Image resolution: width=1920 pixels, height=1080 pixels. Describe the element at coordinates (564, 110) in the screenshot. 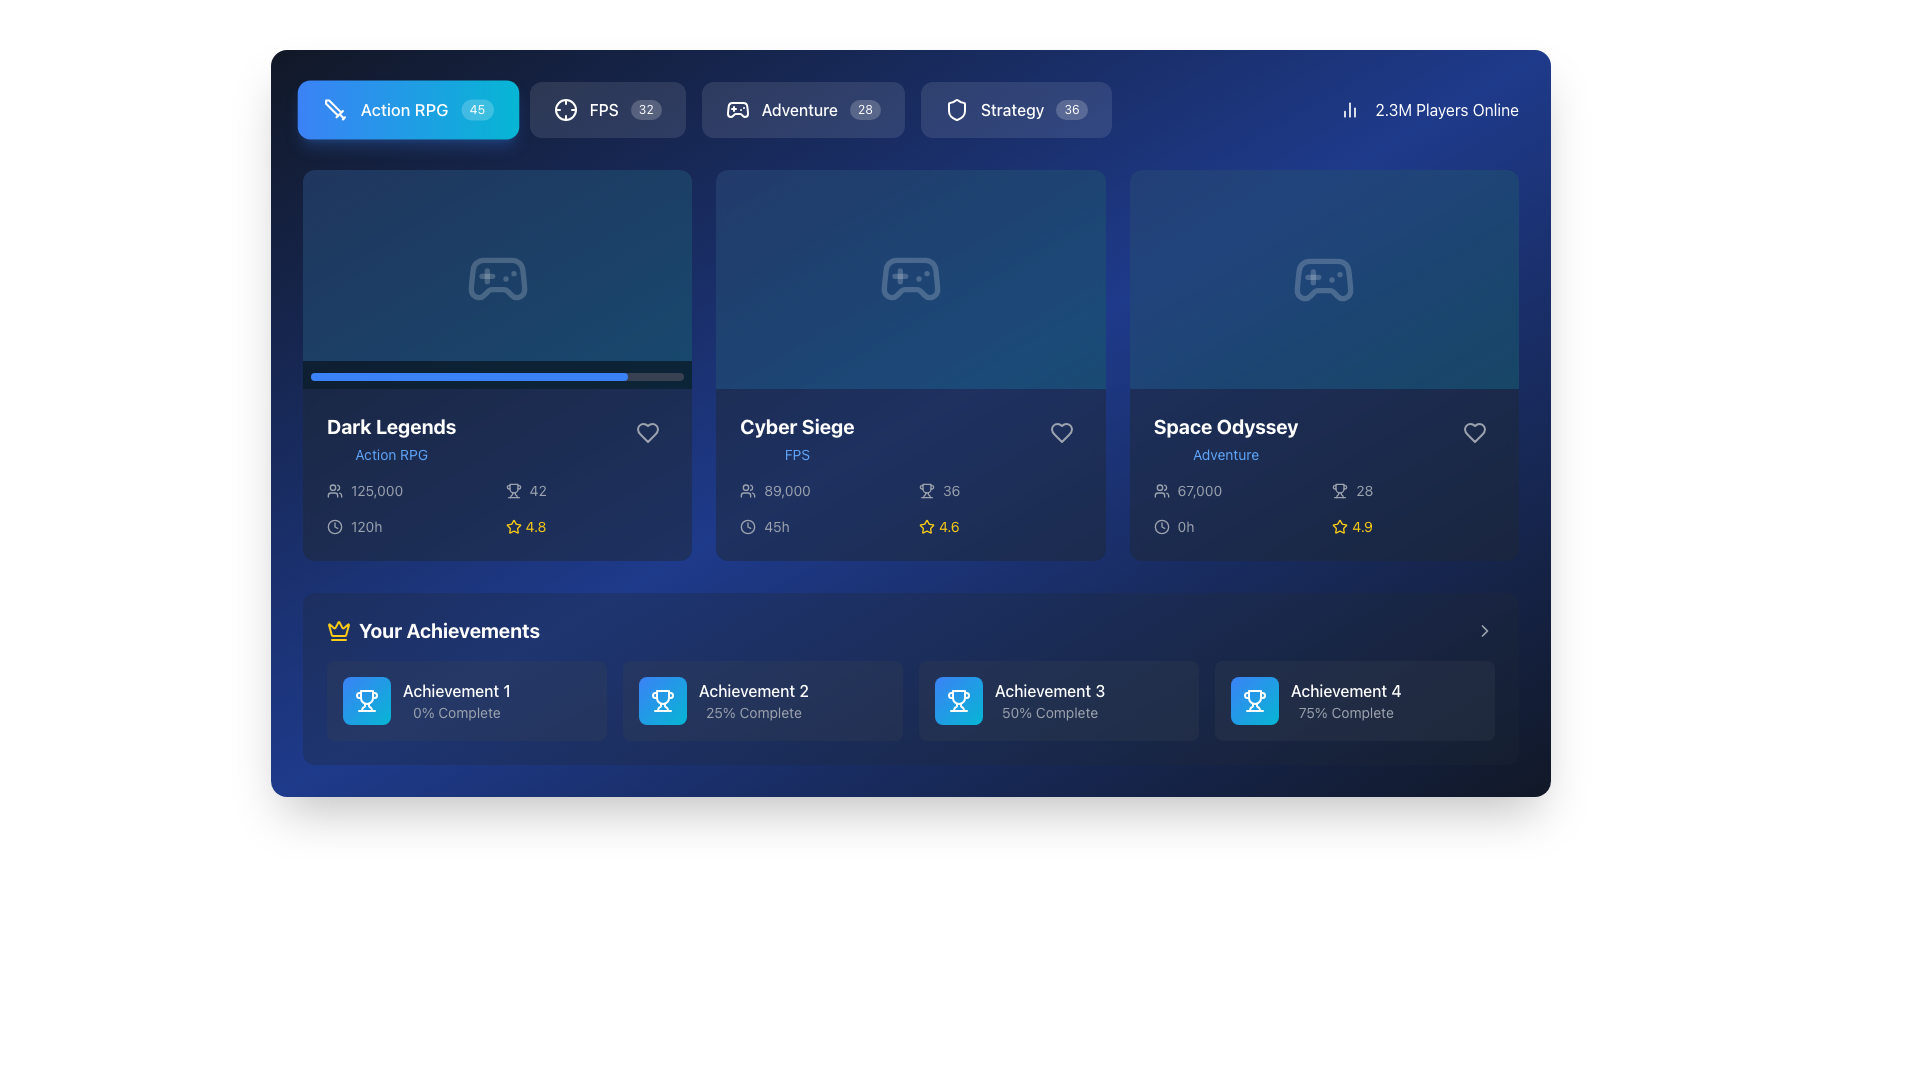

I see `the circular crosshair icon within the 'FPS' button on the navigation bar` at that location.